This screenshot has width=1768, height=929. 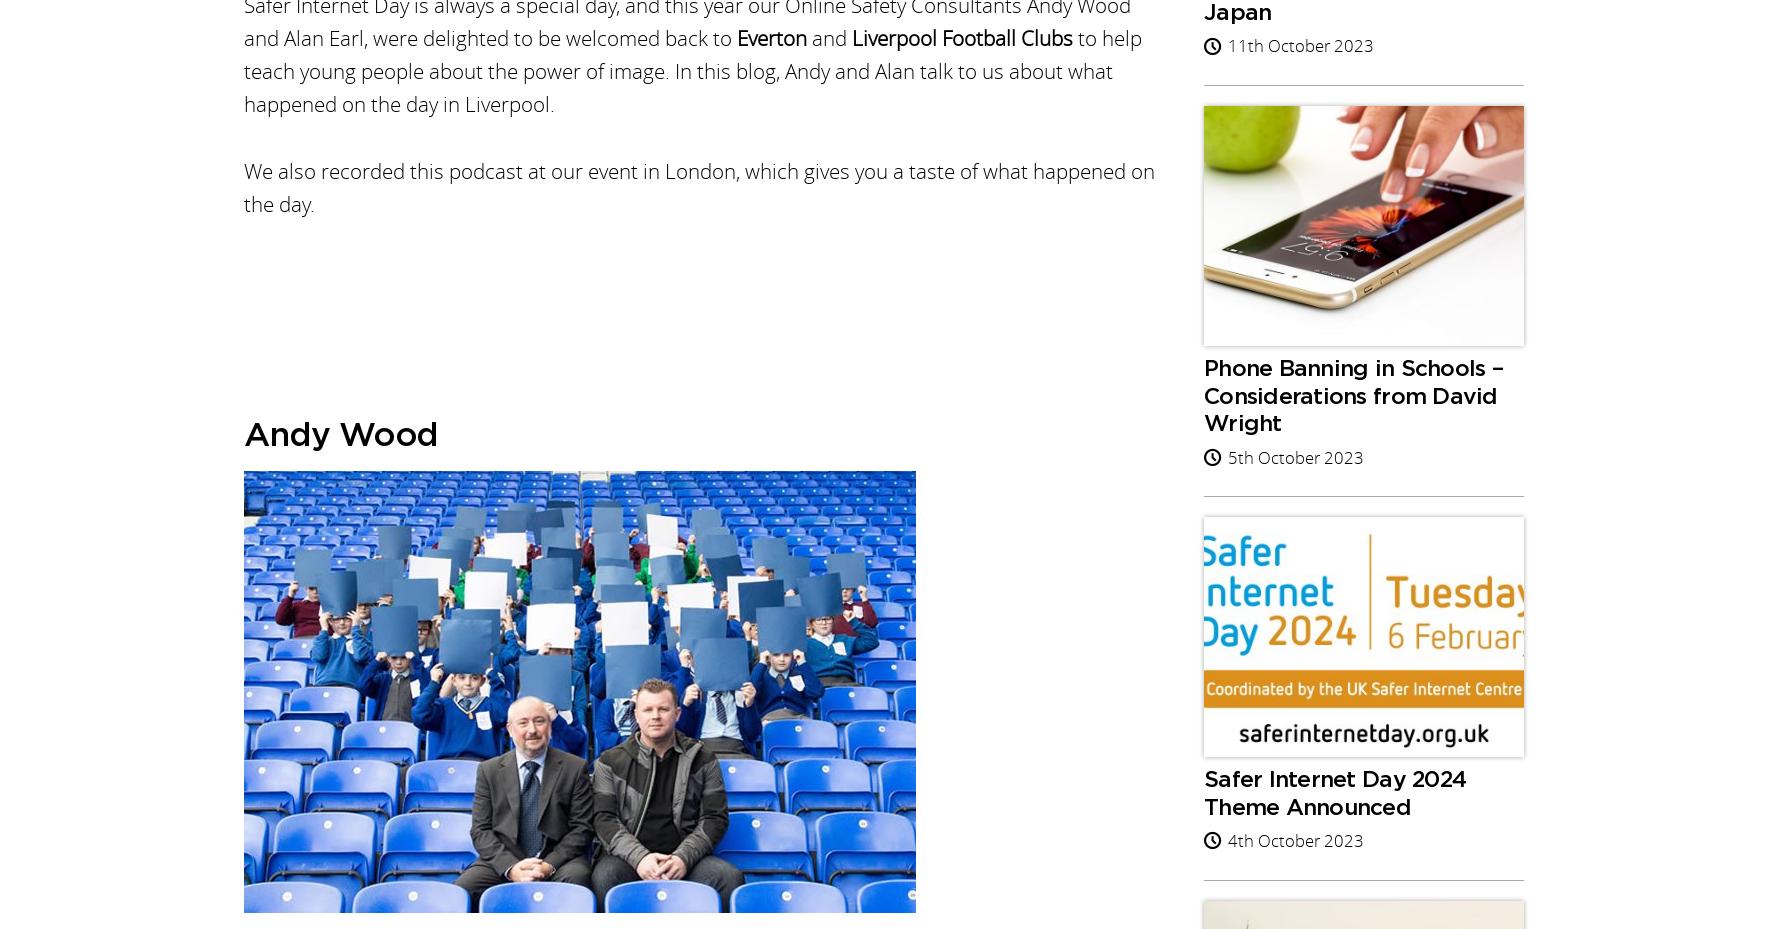 What do you see at coordinates (524, 690) in the screenshot?
I see `'Subscribe to our monthly newsletter for the latest news, content and tips about Online Safety, Security, and Education Technology'` at bounding box center [524, 690].